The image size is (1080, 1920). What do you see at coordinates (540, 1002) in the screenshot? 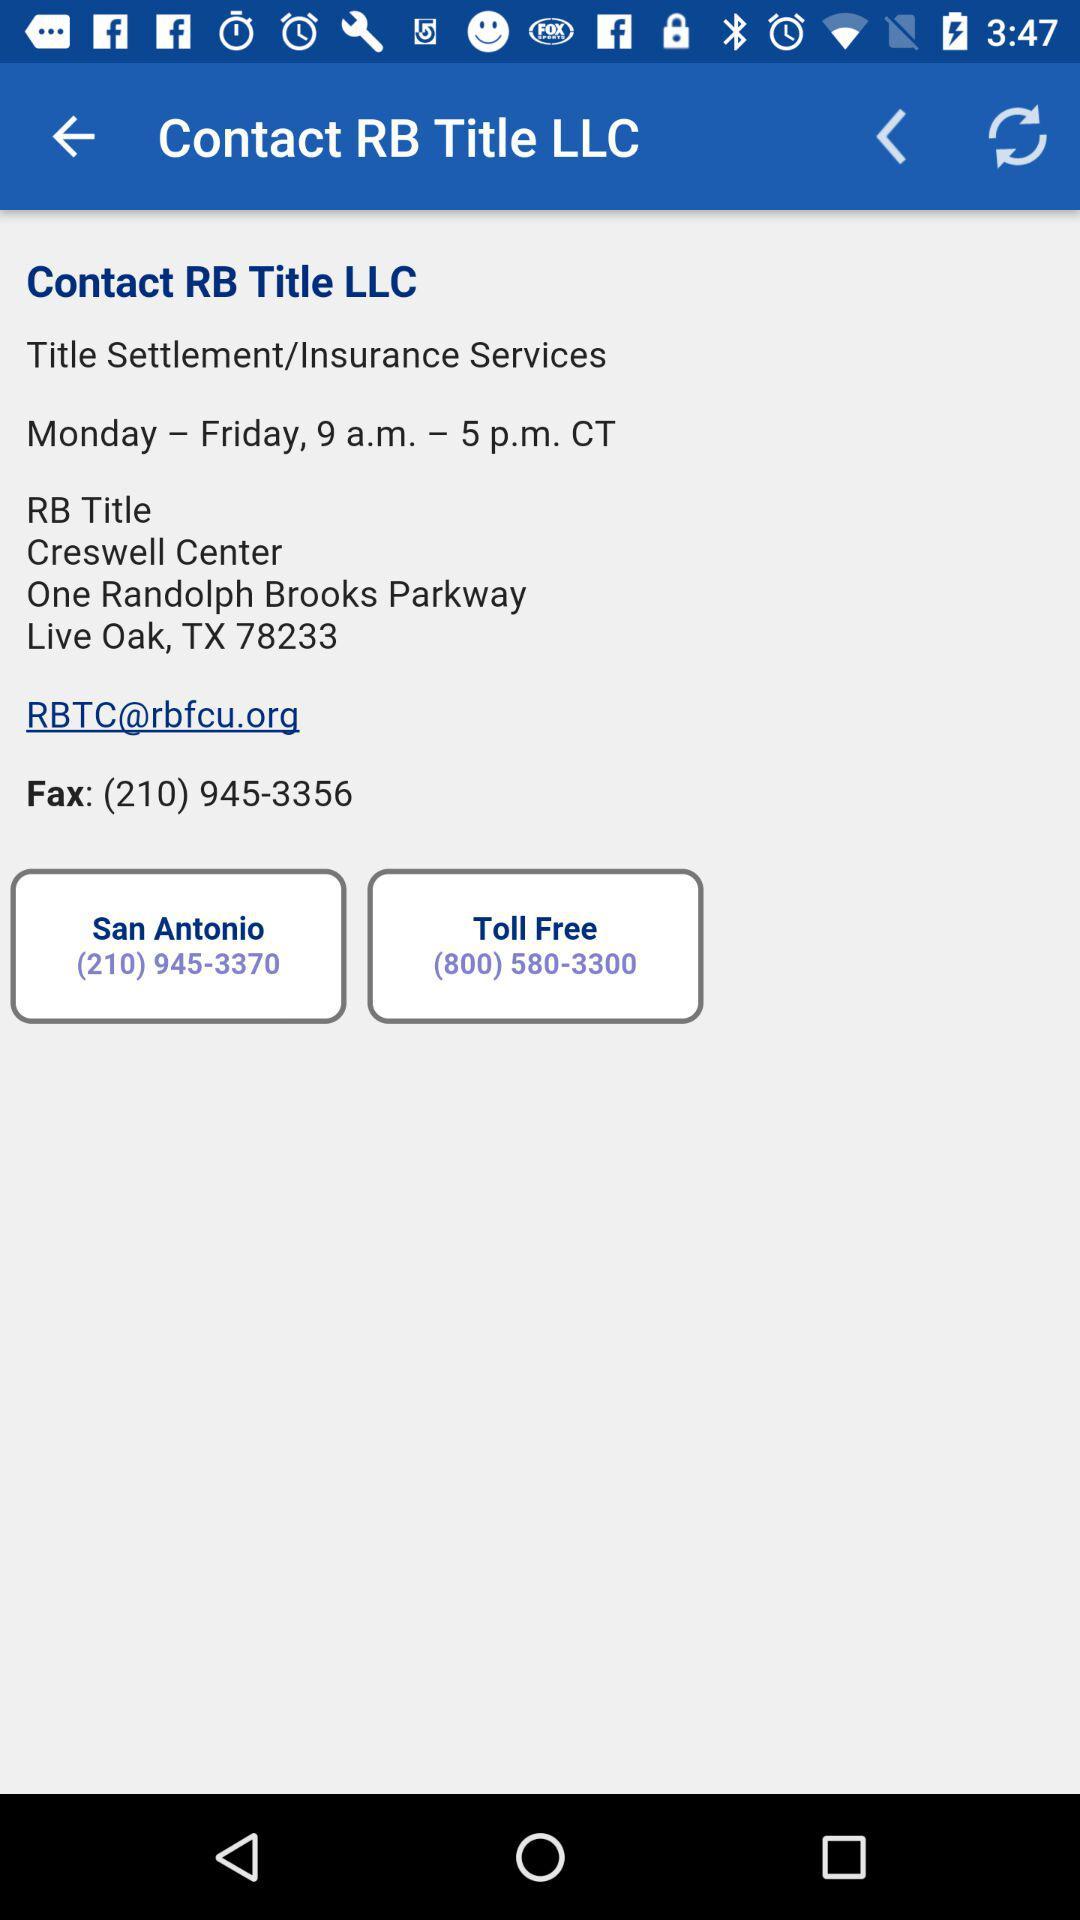
I see `contact of title` at bounding box center [540, 1002].